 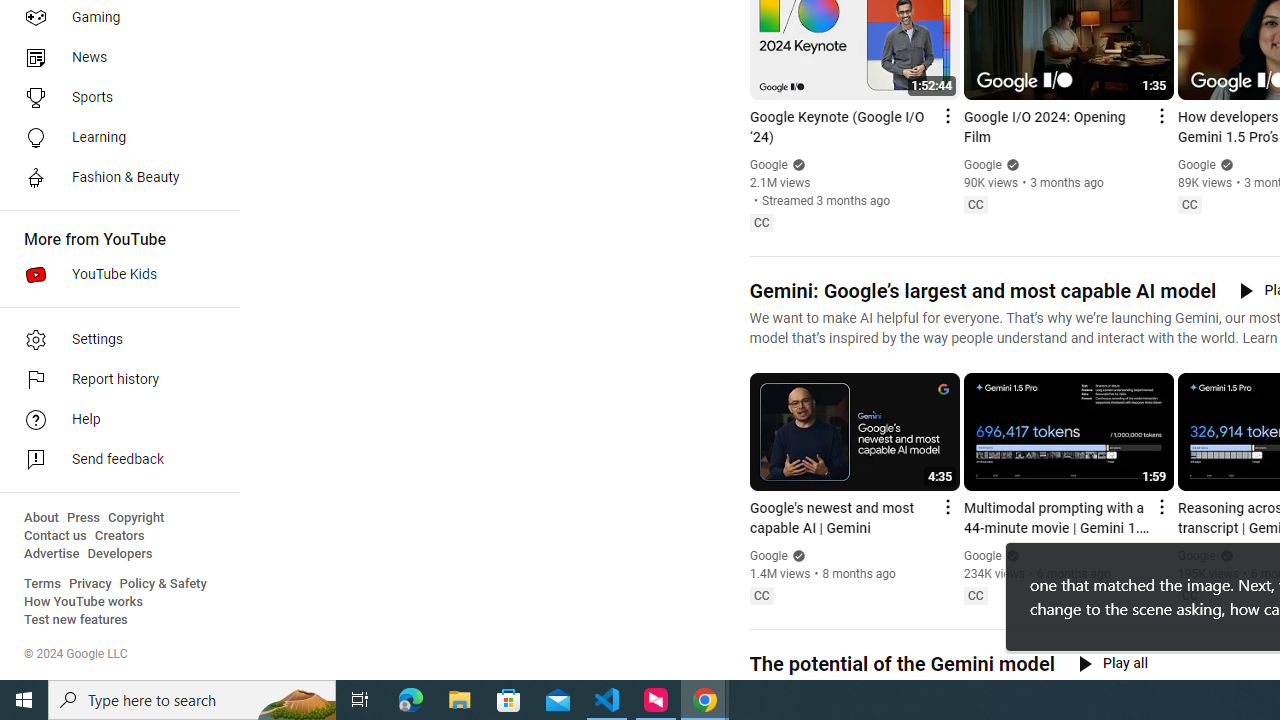 What do you see at coordinates (51, 554) in the screenshot?
I see `'Advertise'` at bounding box center [51, 554].